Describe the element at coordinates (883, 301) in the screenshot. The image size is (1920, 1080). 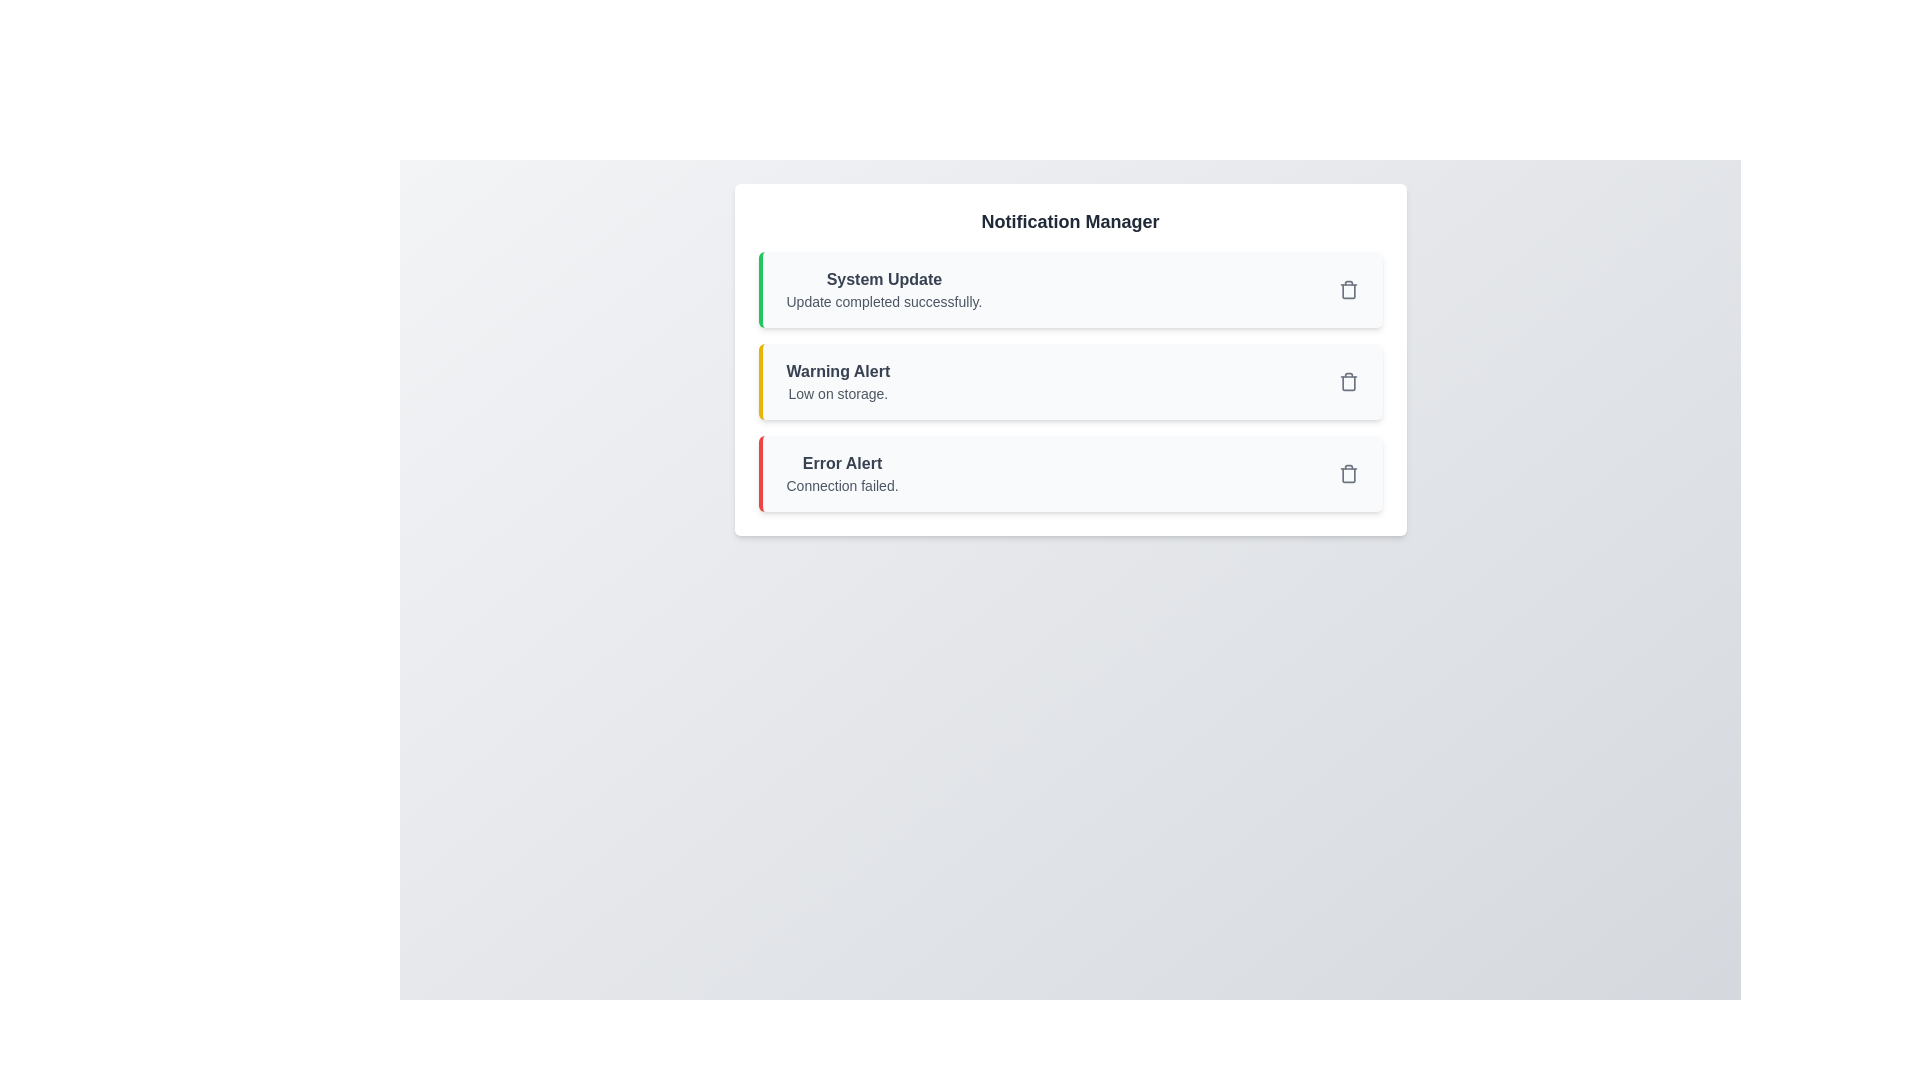
I see `the status message indicating that an update has been completed successfully, which is located under the 'System Update' notification heading within the notification card` at that location.